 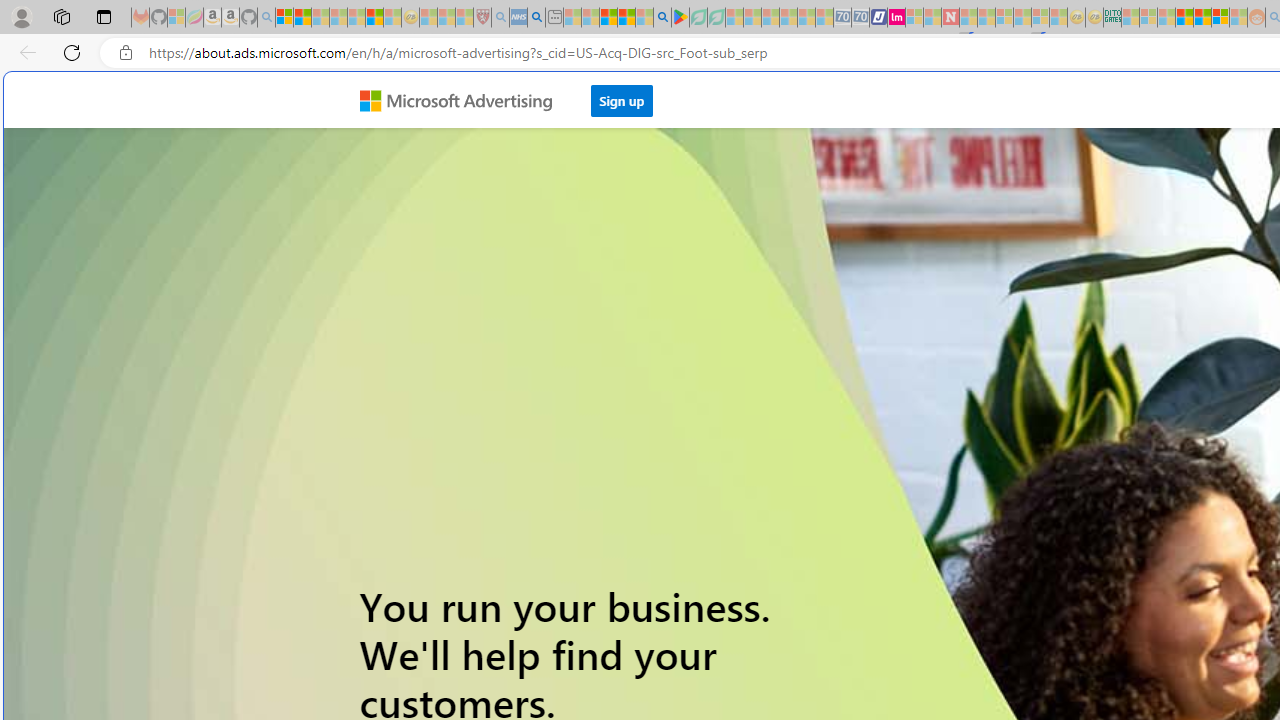 What do you see at coordinates (625, 17) in the screenshot?
I see `'Pets - MSN'` at bounding box center [625, 17].